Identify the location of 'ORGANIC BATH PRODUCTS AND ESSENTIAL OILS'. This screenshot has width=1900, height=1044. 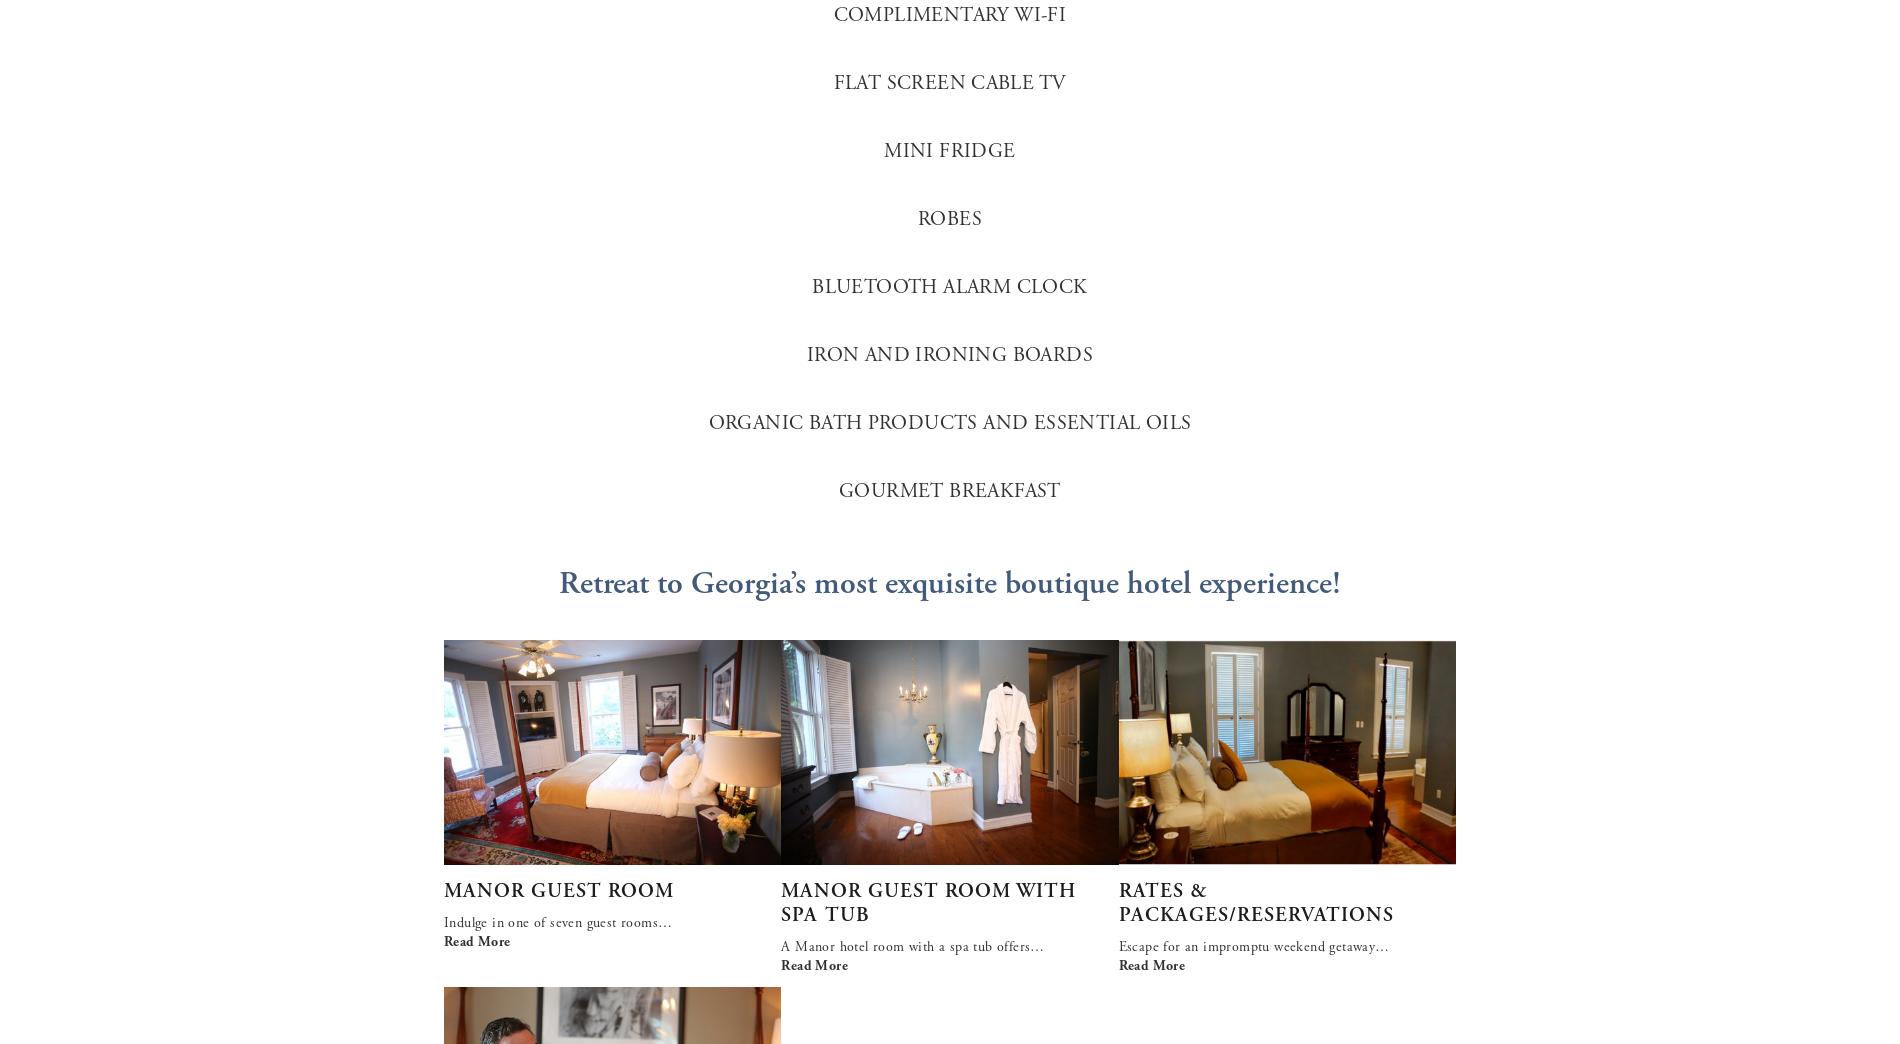
(948, 422).